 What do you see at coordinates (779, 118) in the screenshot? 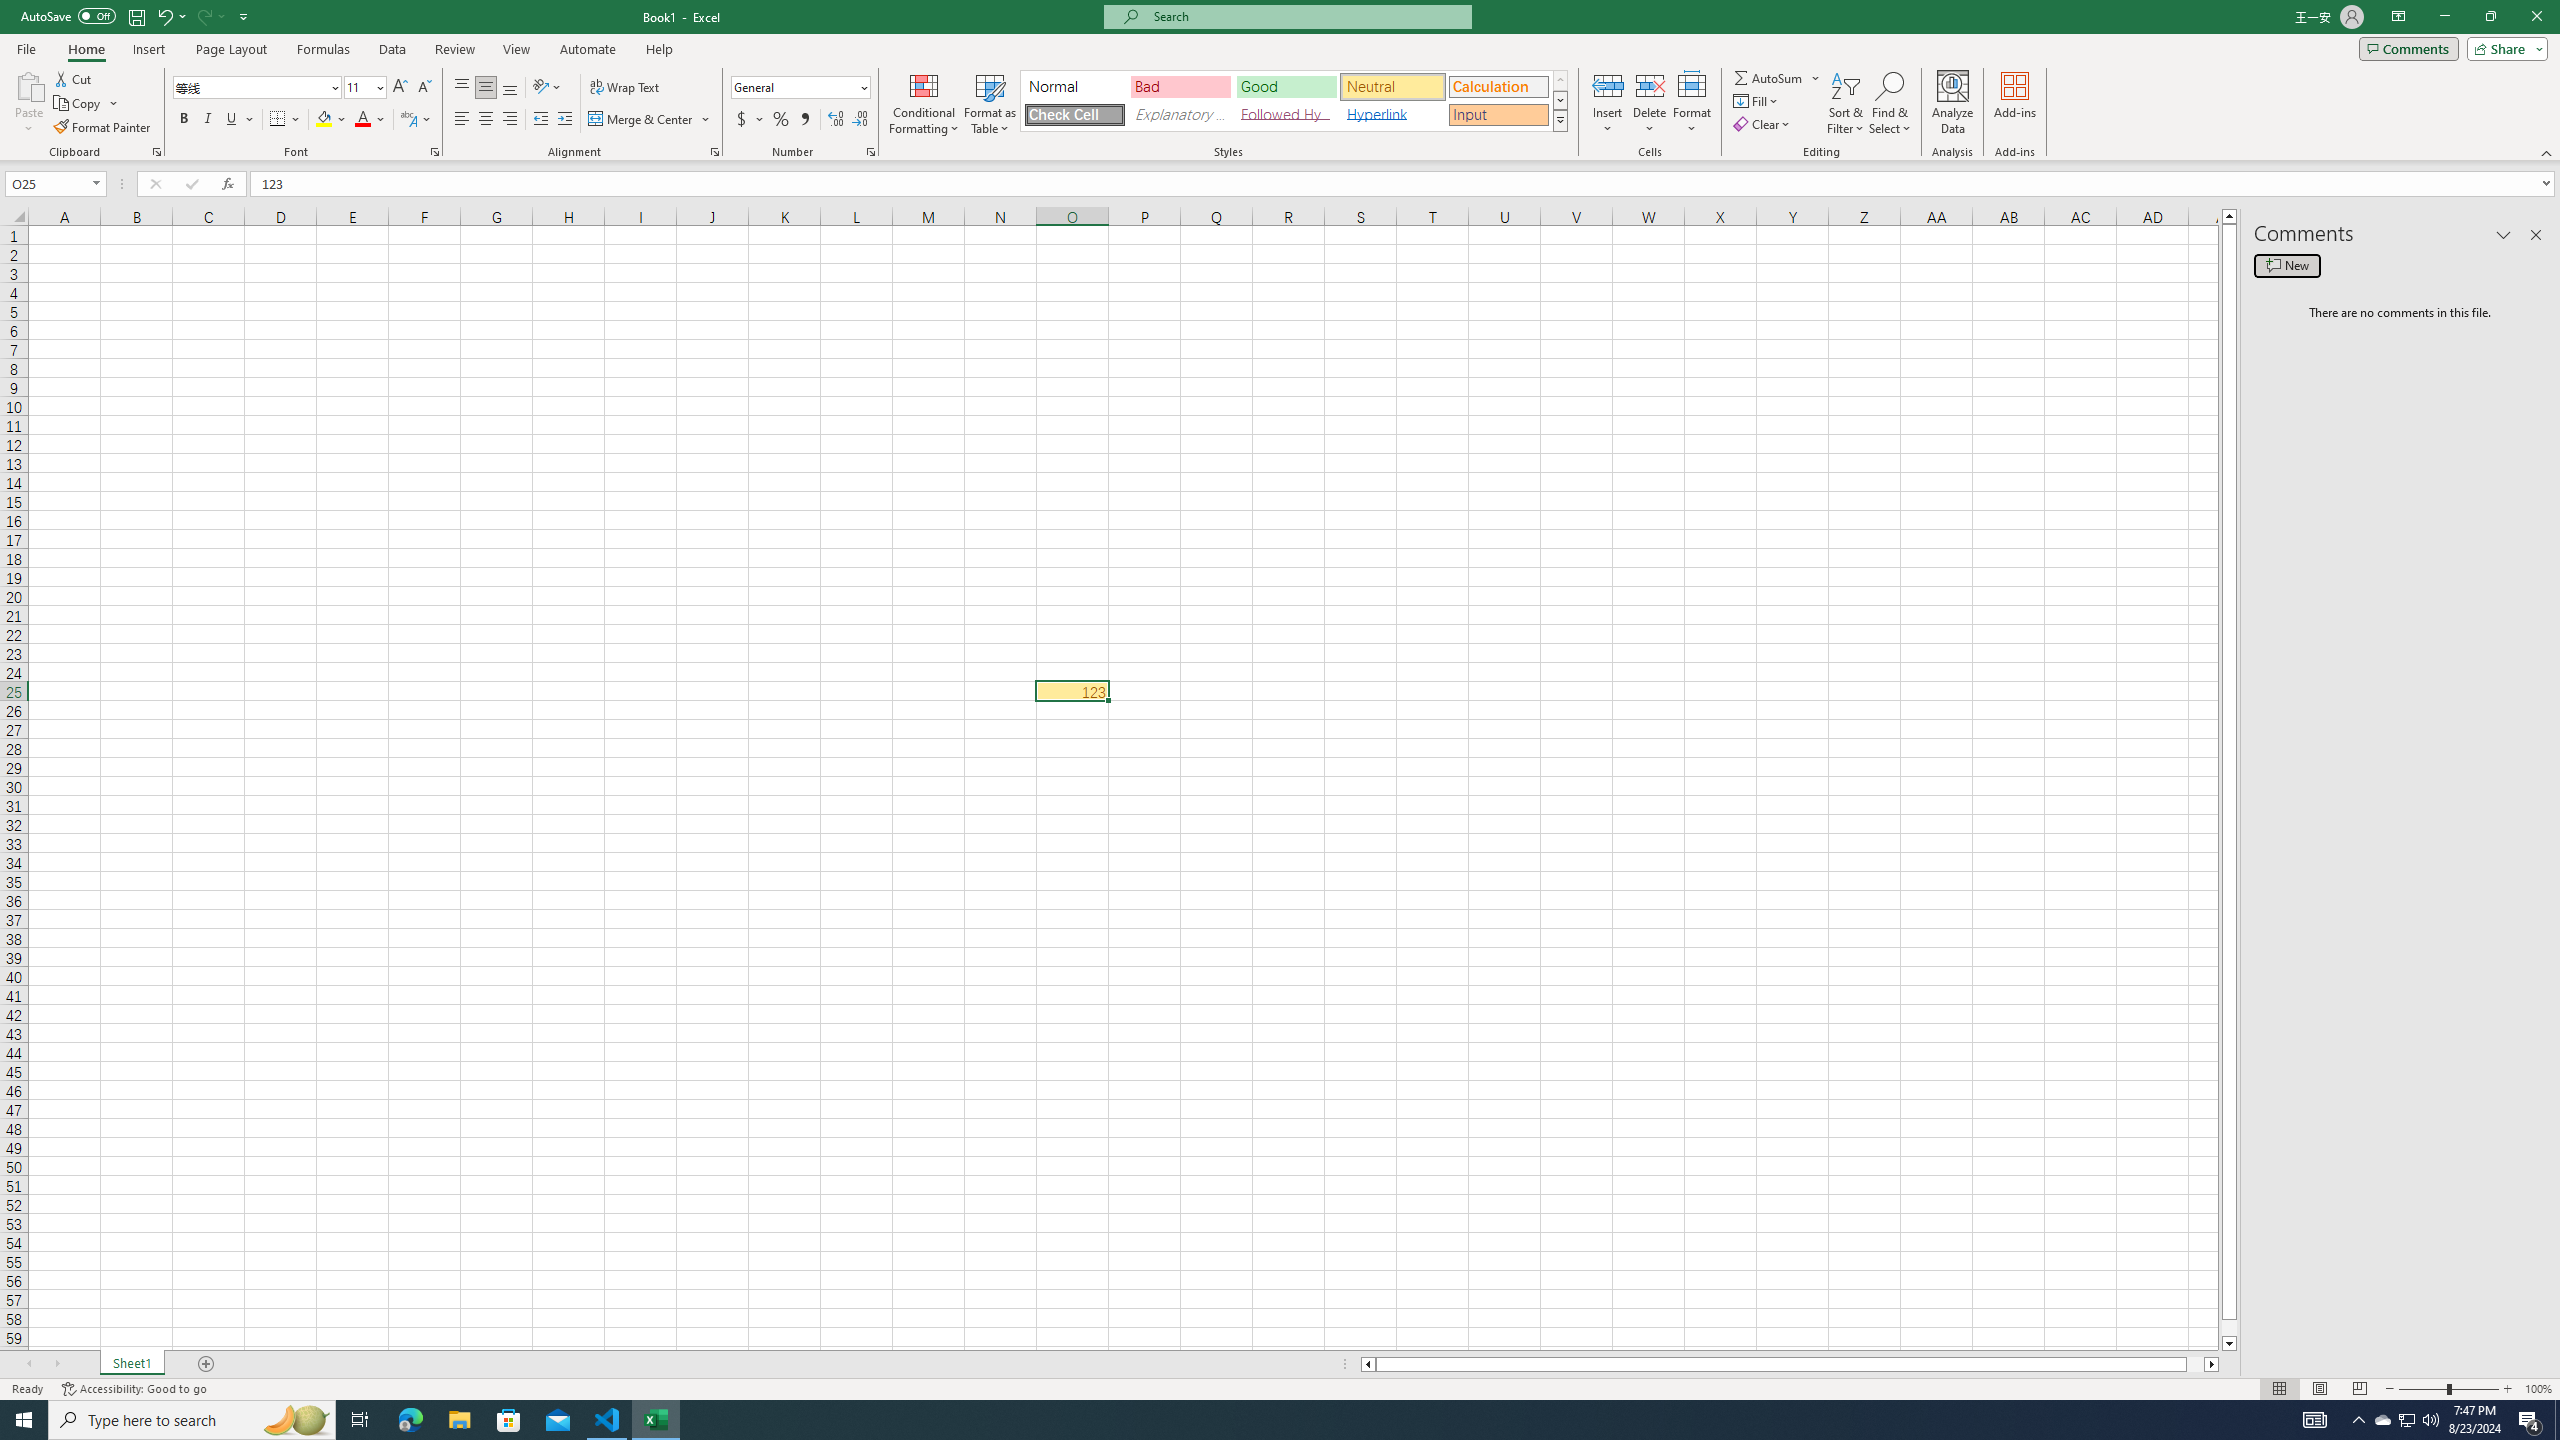
I see `'Percent Style'` at bounding box center [779, 118].